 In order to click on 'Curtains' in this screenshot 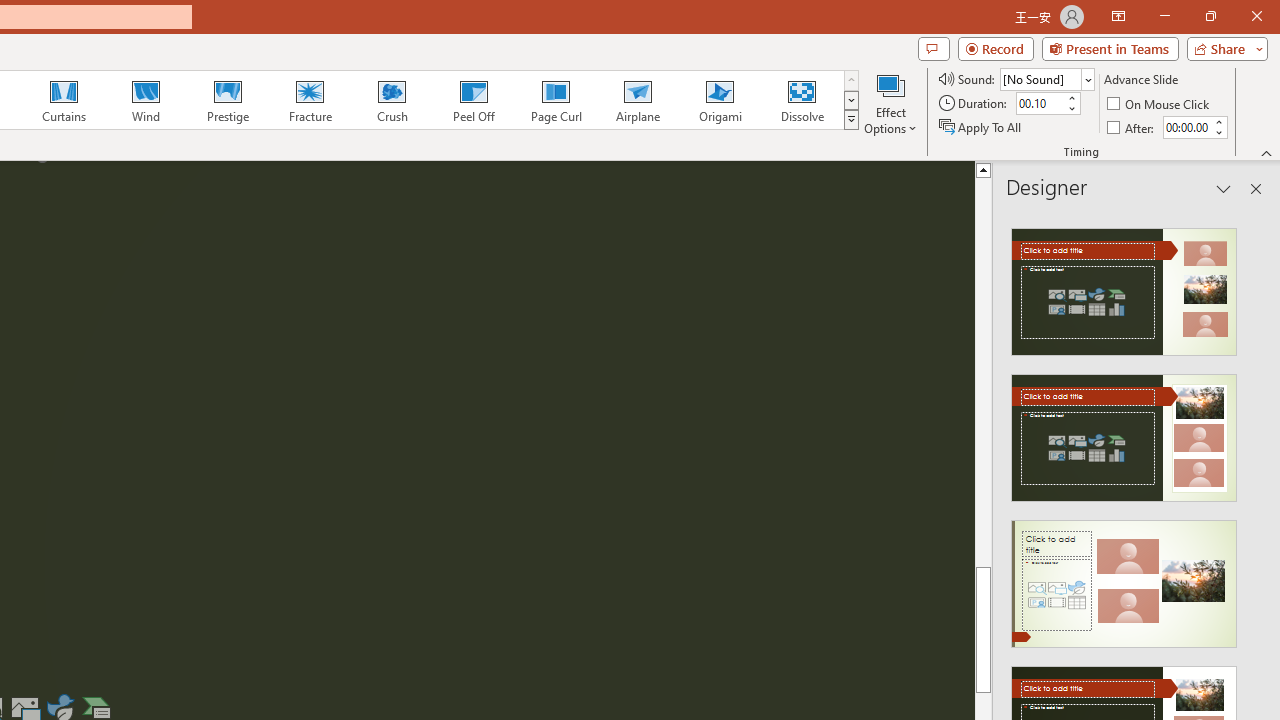, I will do `click(64, 100)`.